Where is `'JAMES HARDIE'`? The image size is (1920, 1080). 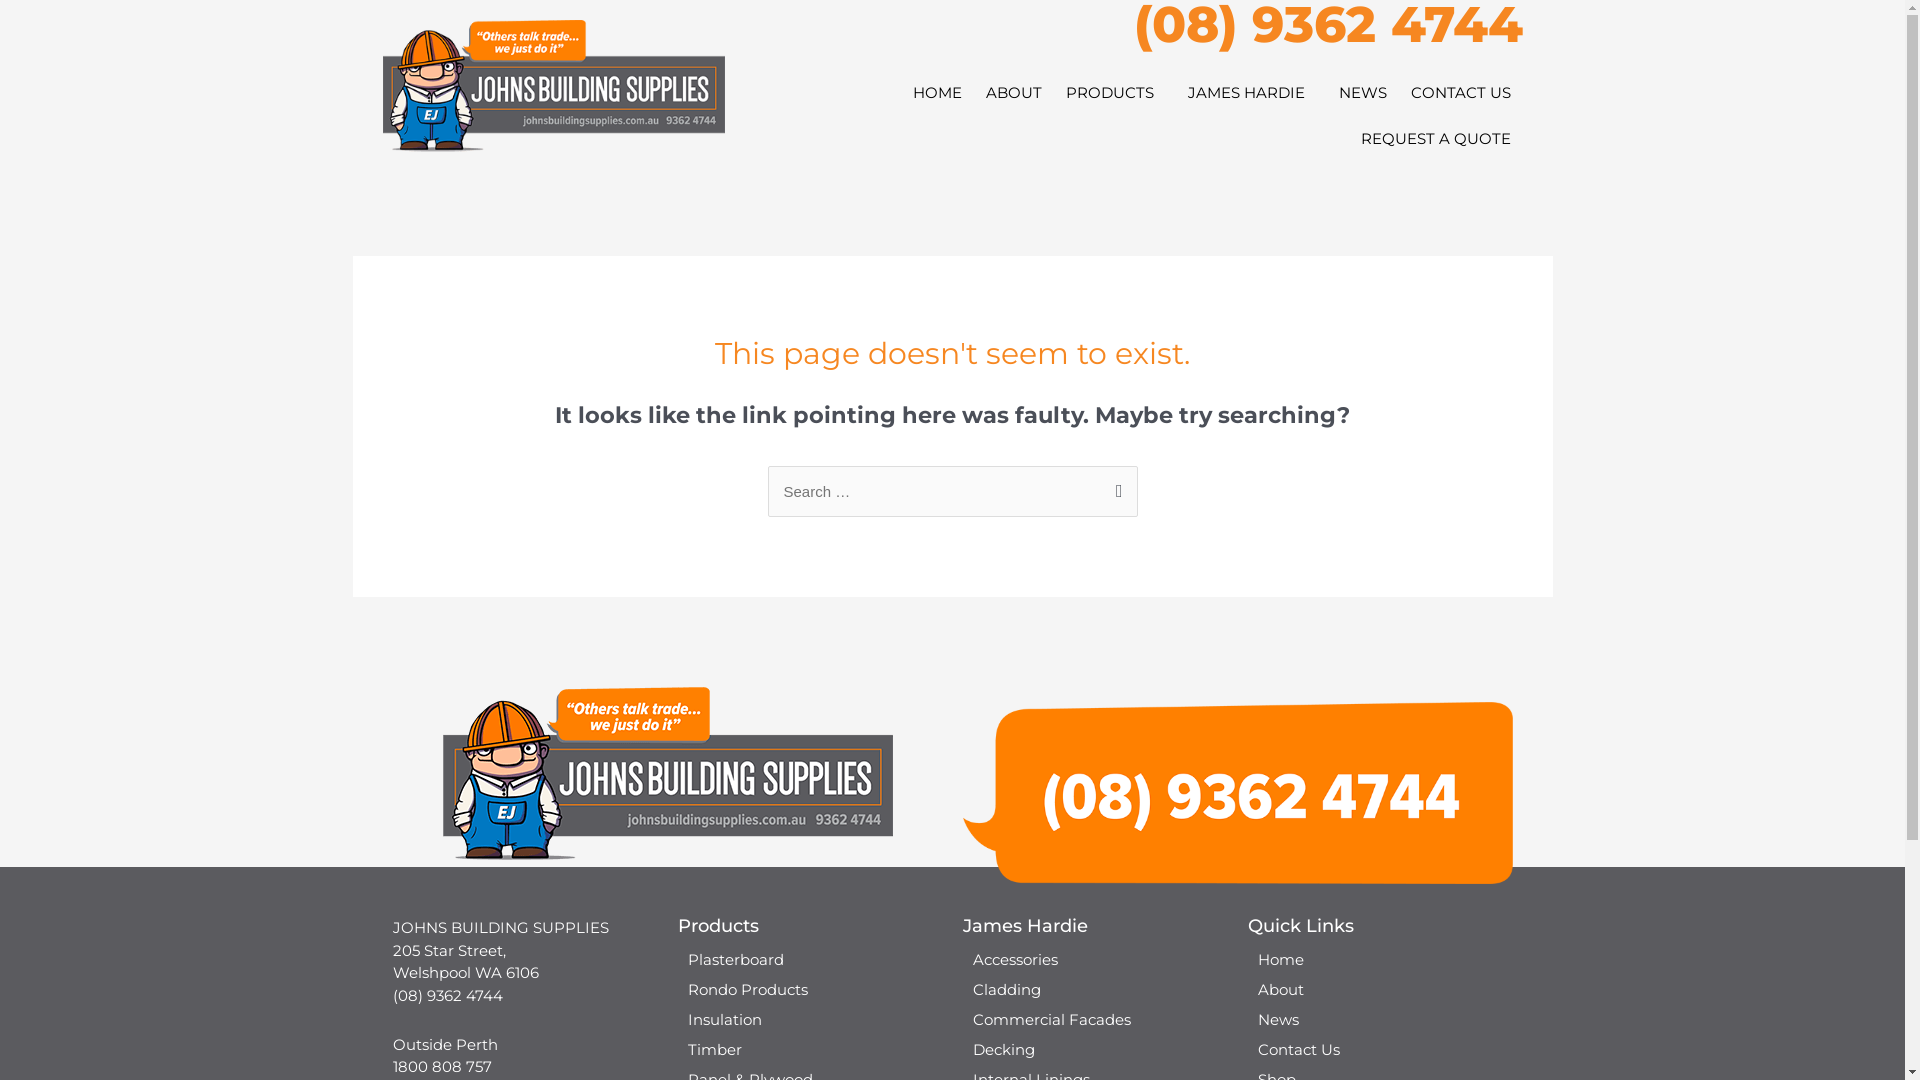
'JAMES HARDIE' is located at coordinates (1250, 92).